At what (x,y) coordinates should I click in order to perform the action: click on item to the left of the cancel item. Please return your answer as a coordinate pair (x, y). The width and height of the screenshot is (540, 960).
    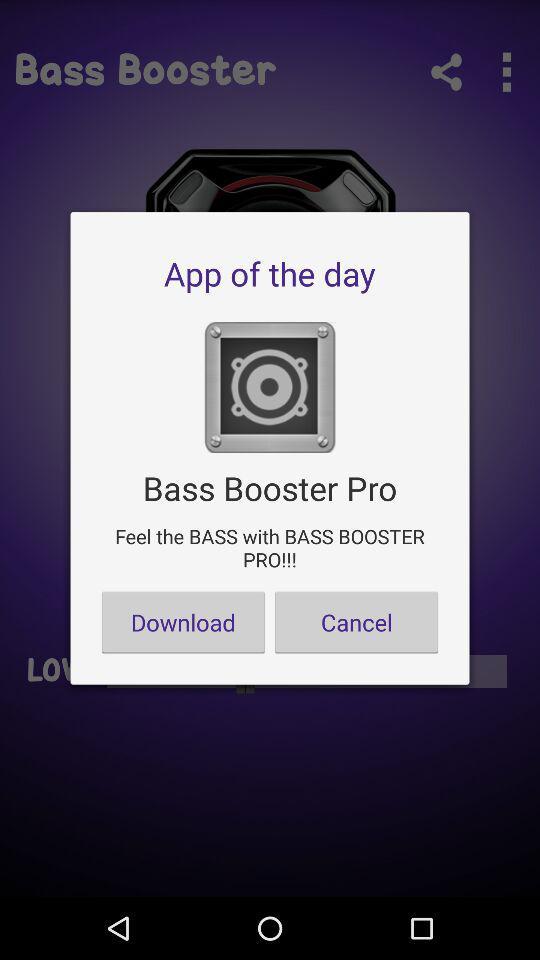
    Looking at the image, I should click on (183, 621).